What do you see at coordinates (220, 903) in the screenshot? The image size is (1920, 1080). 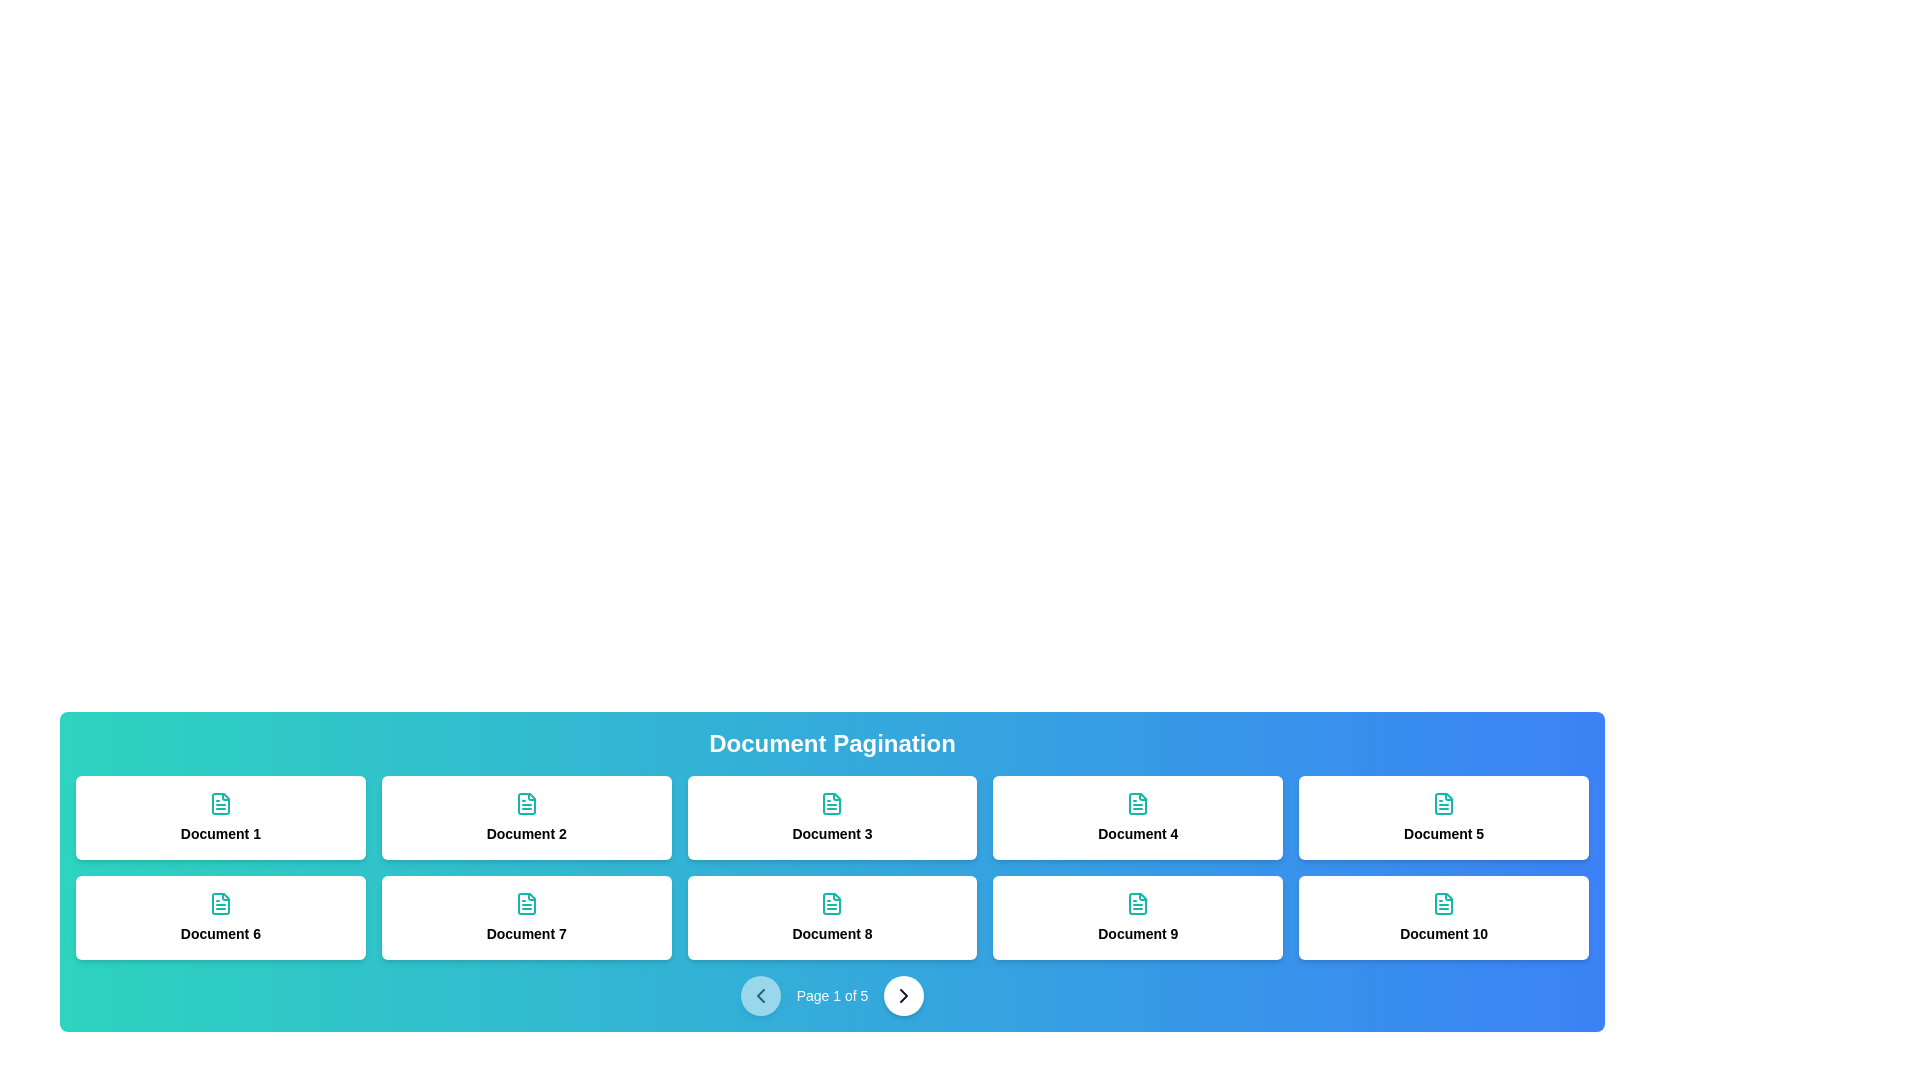 I see `the teal file icon outlined in white, representing a document with horizontal stripes, located at the upper section of the 'Document 6' card in the second row, first column of the grid layout` at bounding box center [220, 903].